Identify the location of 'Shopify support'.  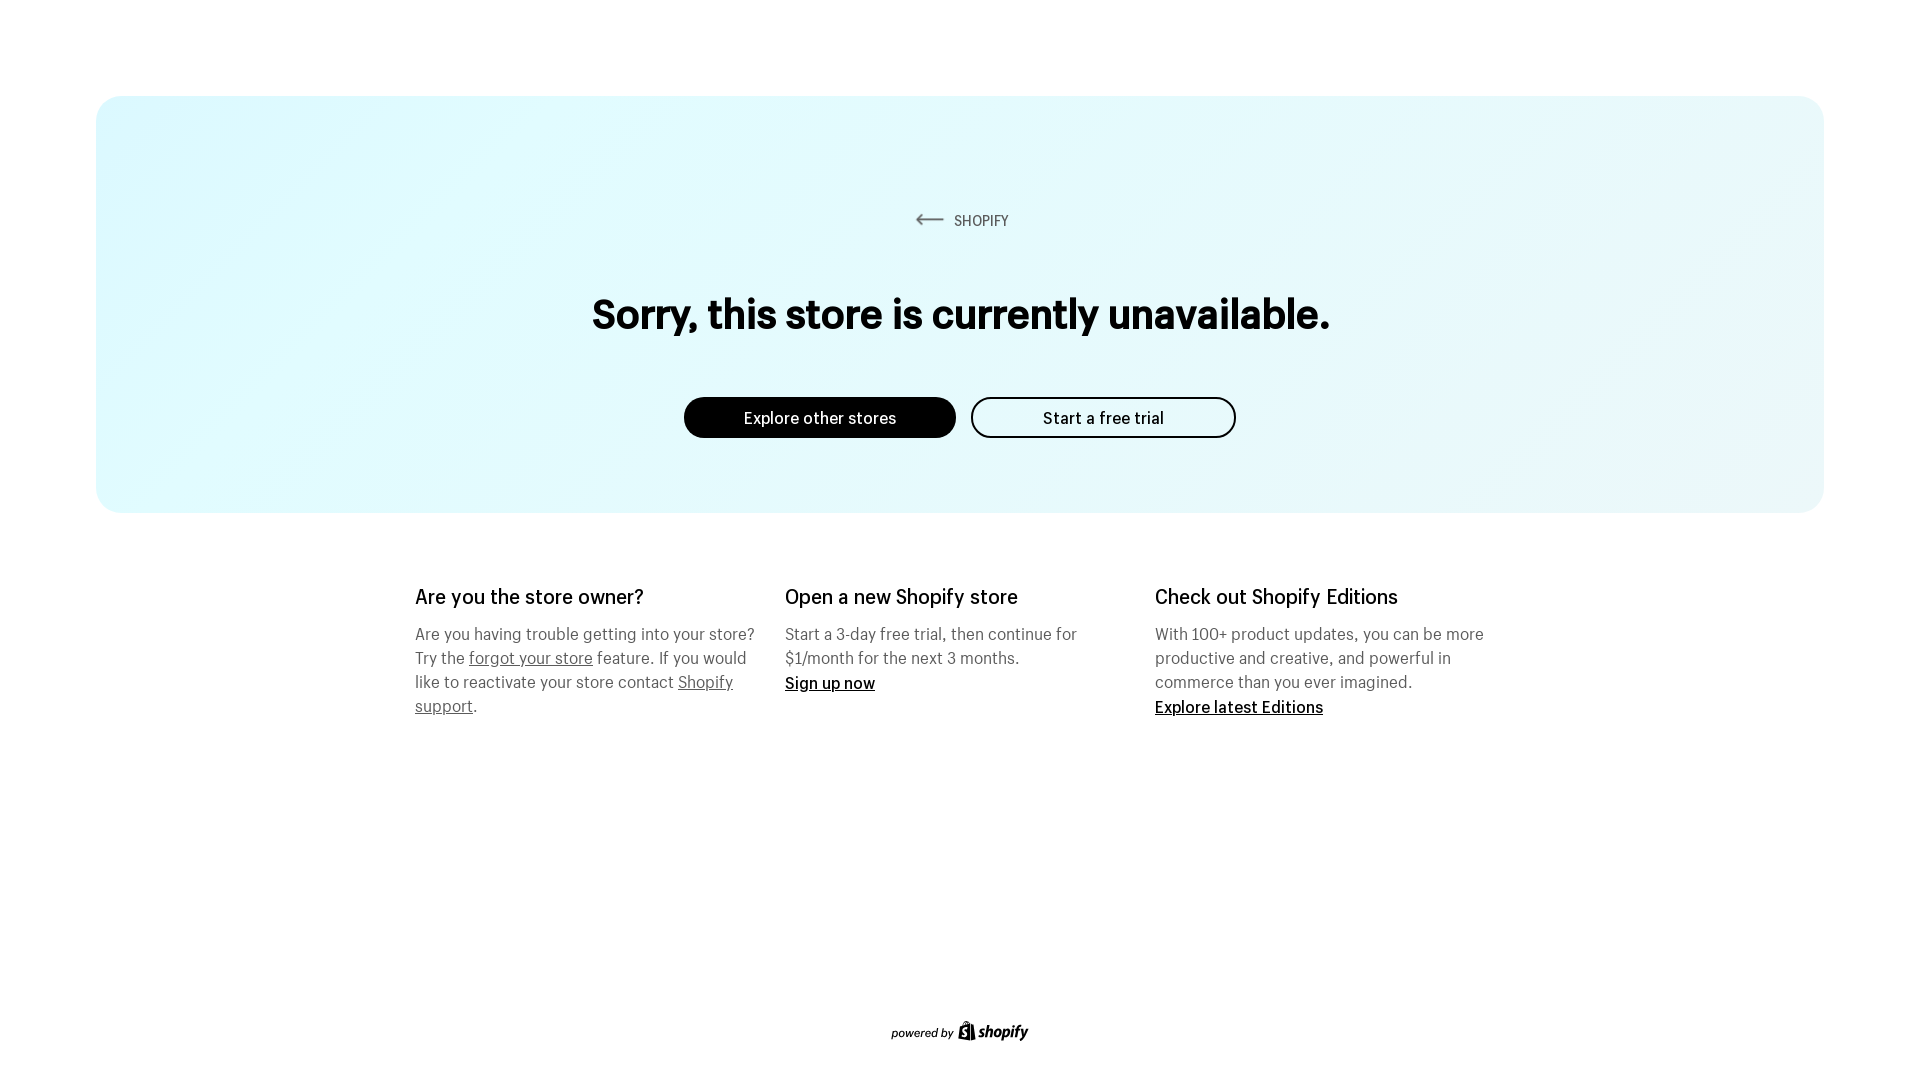
(573, 689).